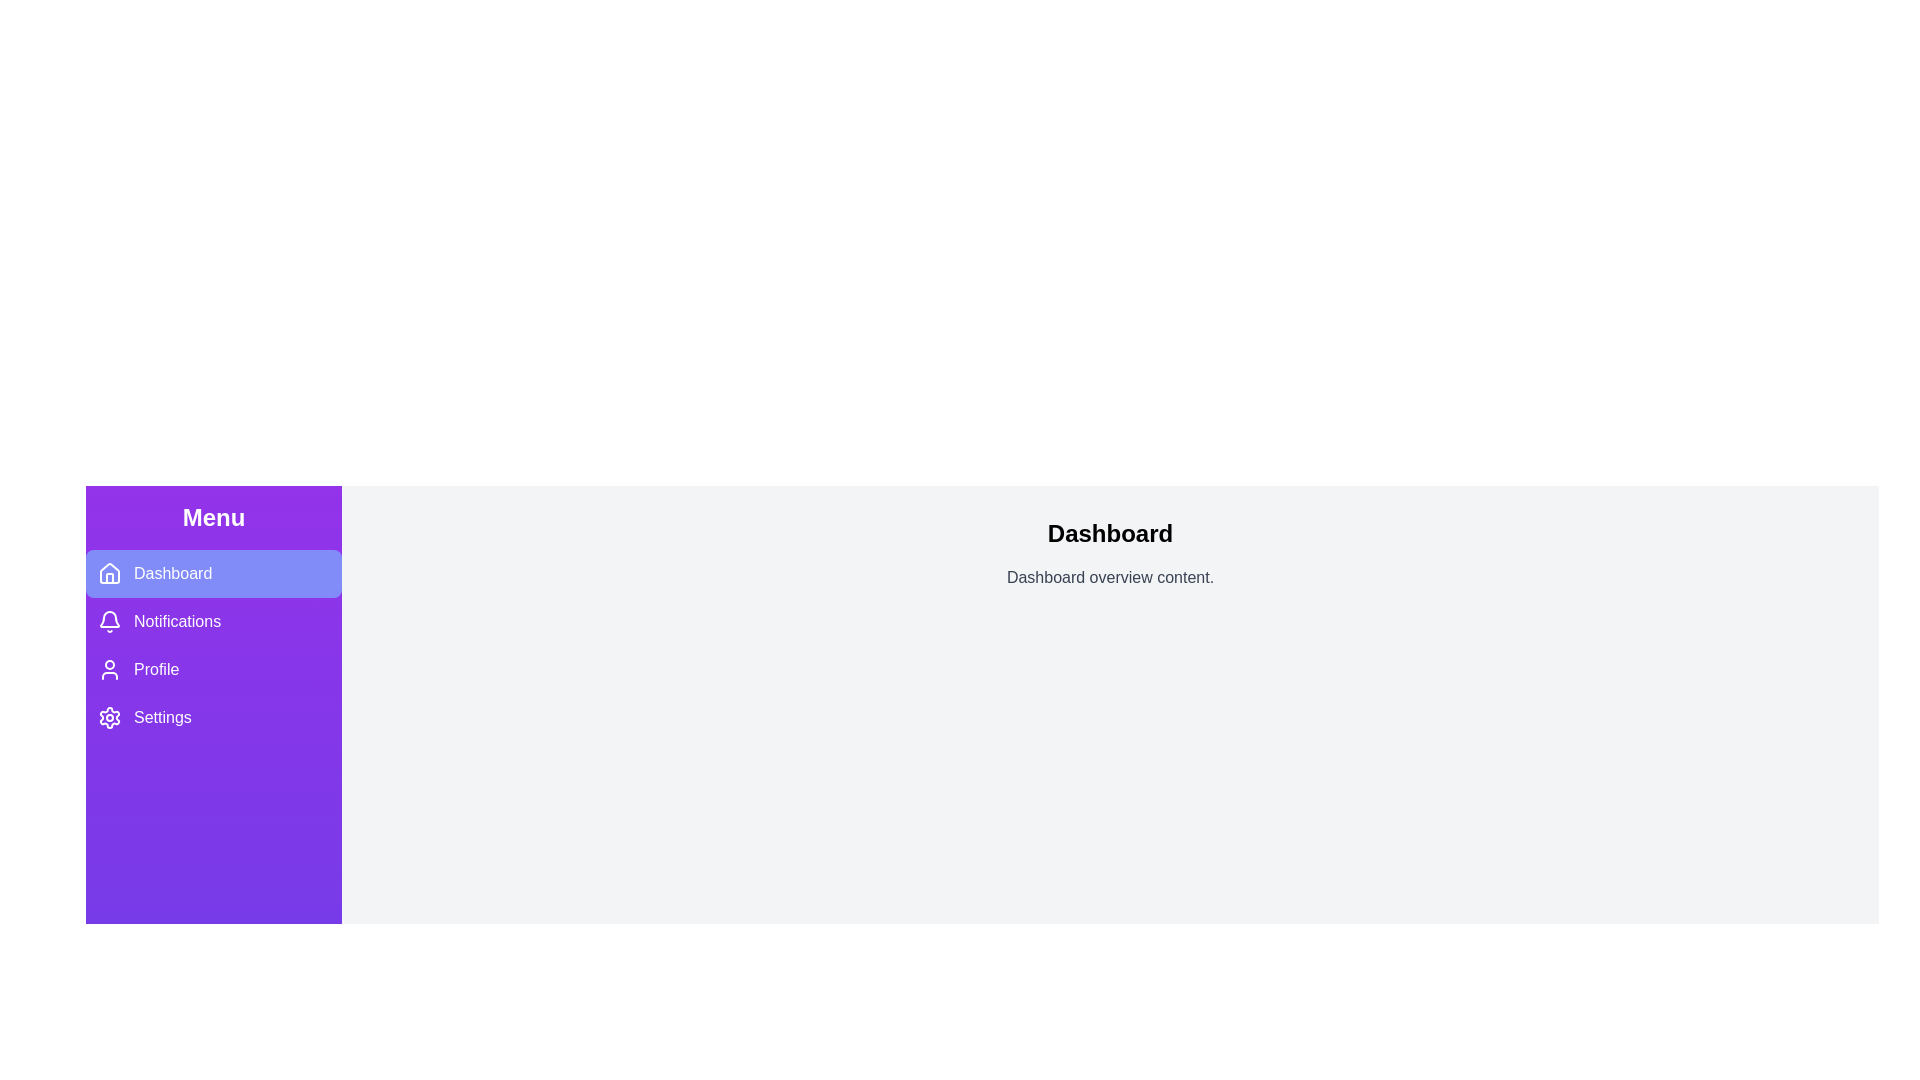 This screenshot has height=1080, width=1920. I want to click on the small, house-shaped icon located to the left of the 'Dashboard' text label within the highlighted 'Dashboard' menu entry, so click(109, 574).